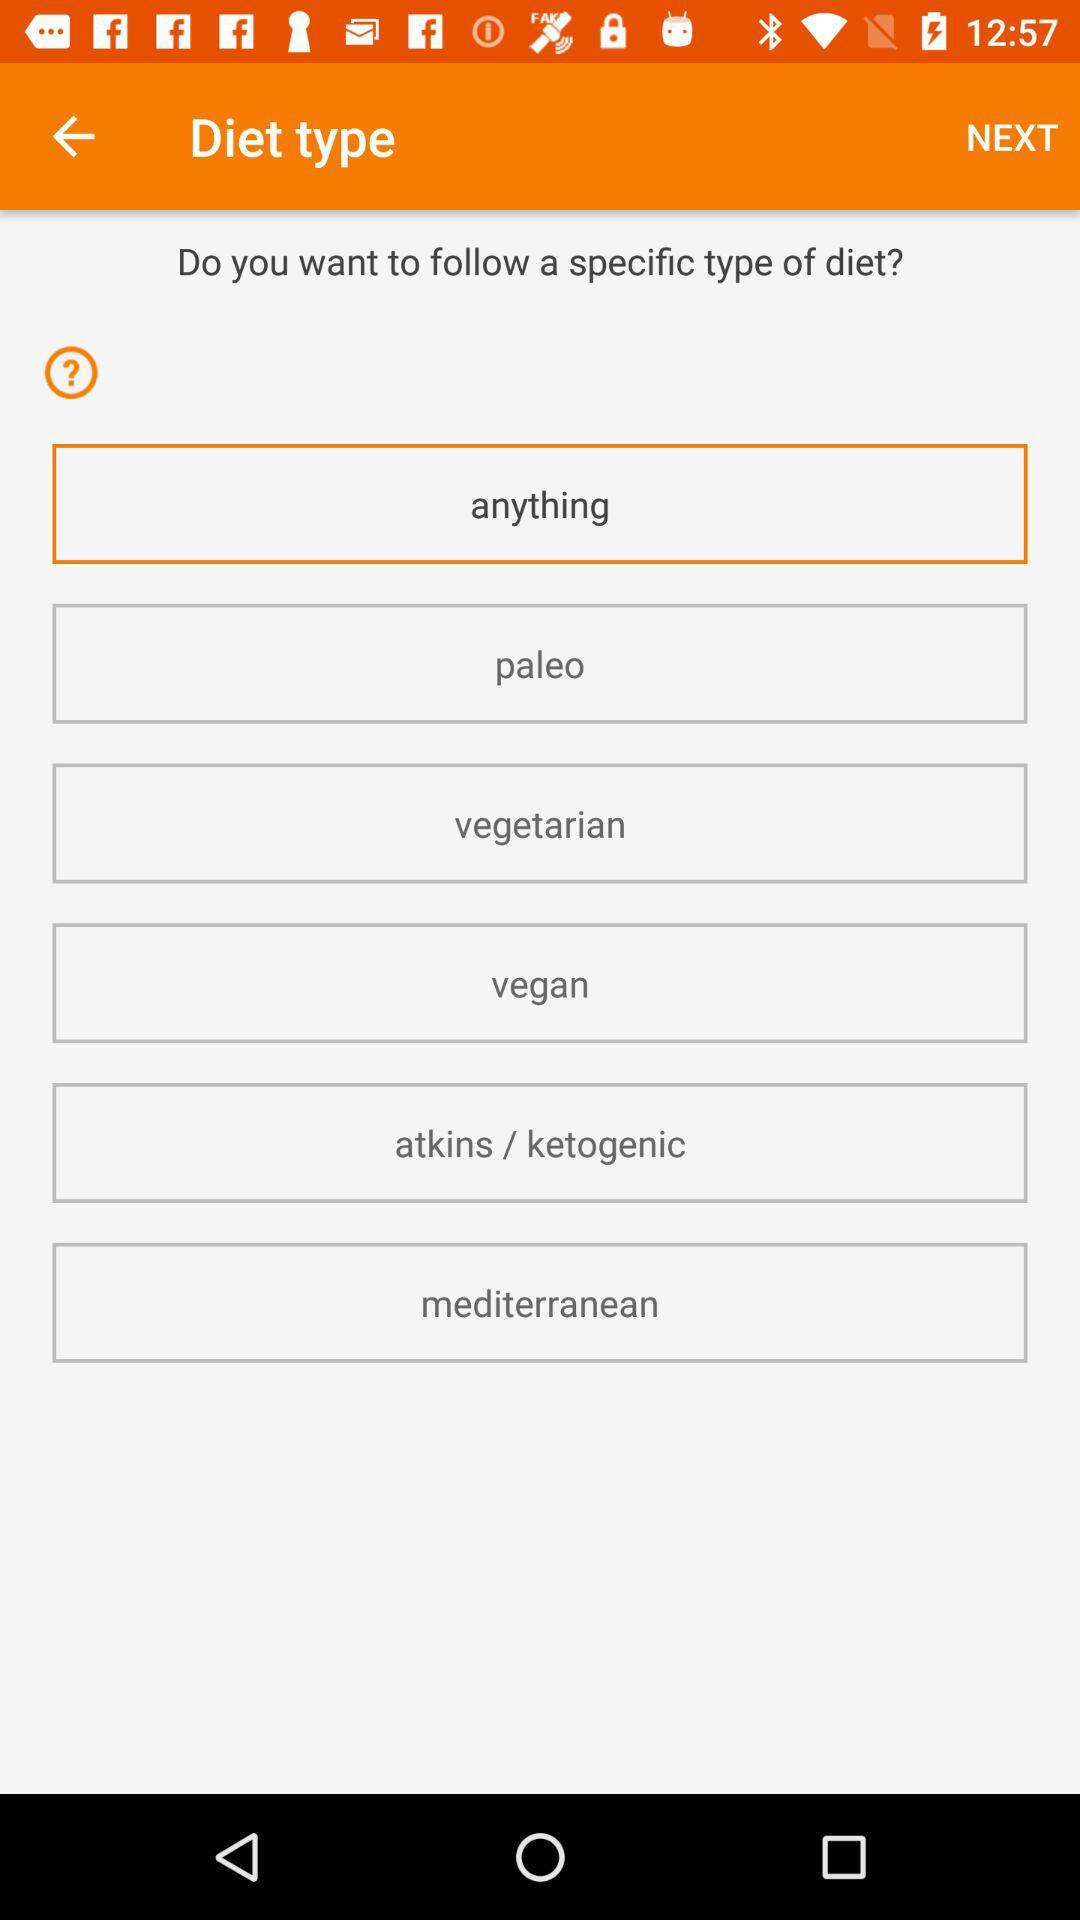 Image resolution: width=1080 pixels, height=1920 pixels. What do you see at coordinates (540, 1302) in the screenshot?
I see `the item below the atkins / ketogenic item` at bounding box center [540, 1302].